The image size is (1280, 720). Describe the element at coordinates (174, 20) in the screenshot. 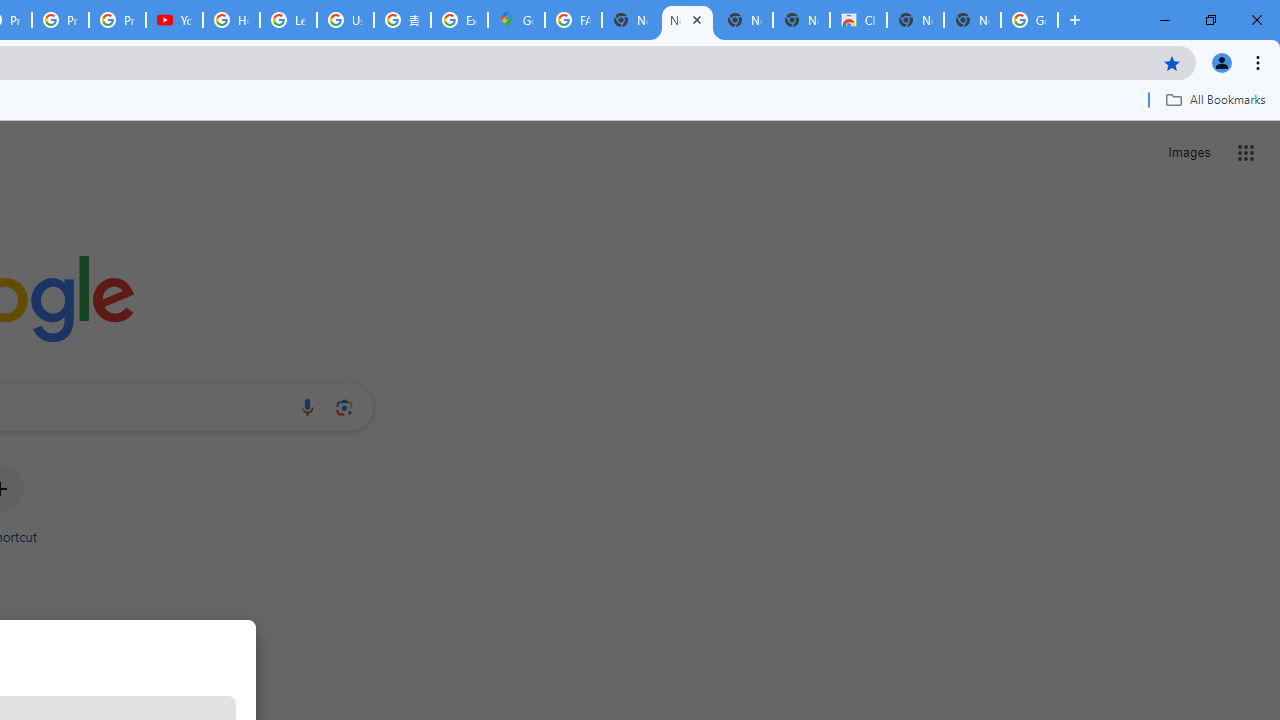

I see `'YouTube'` at that location.